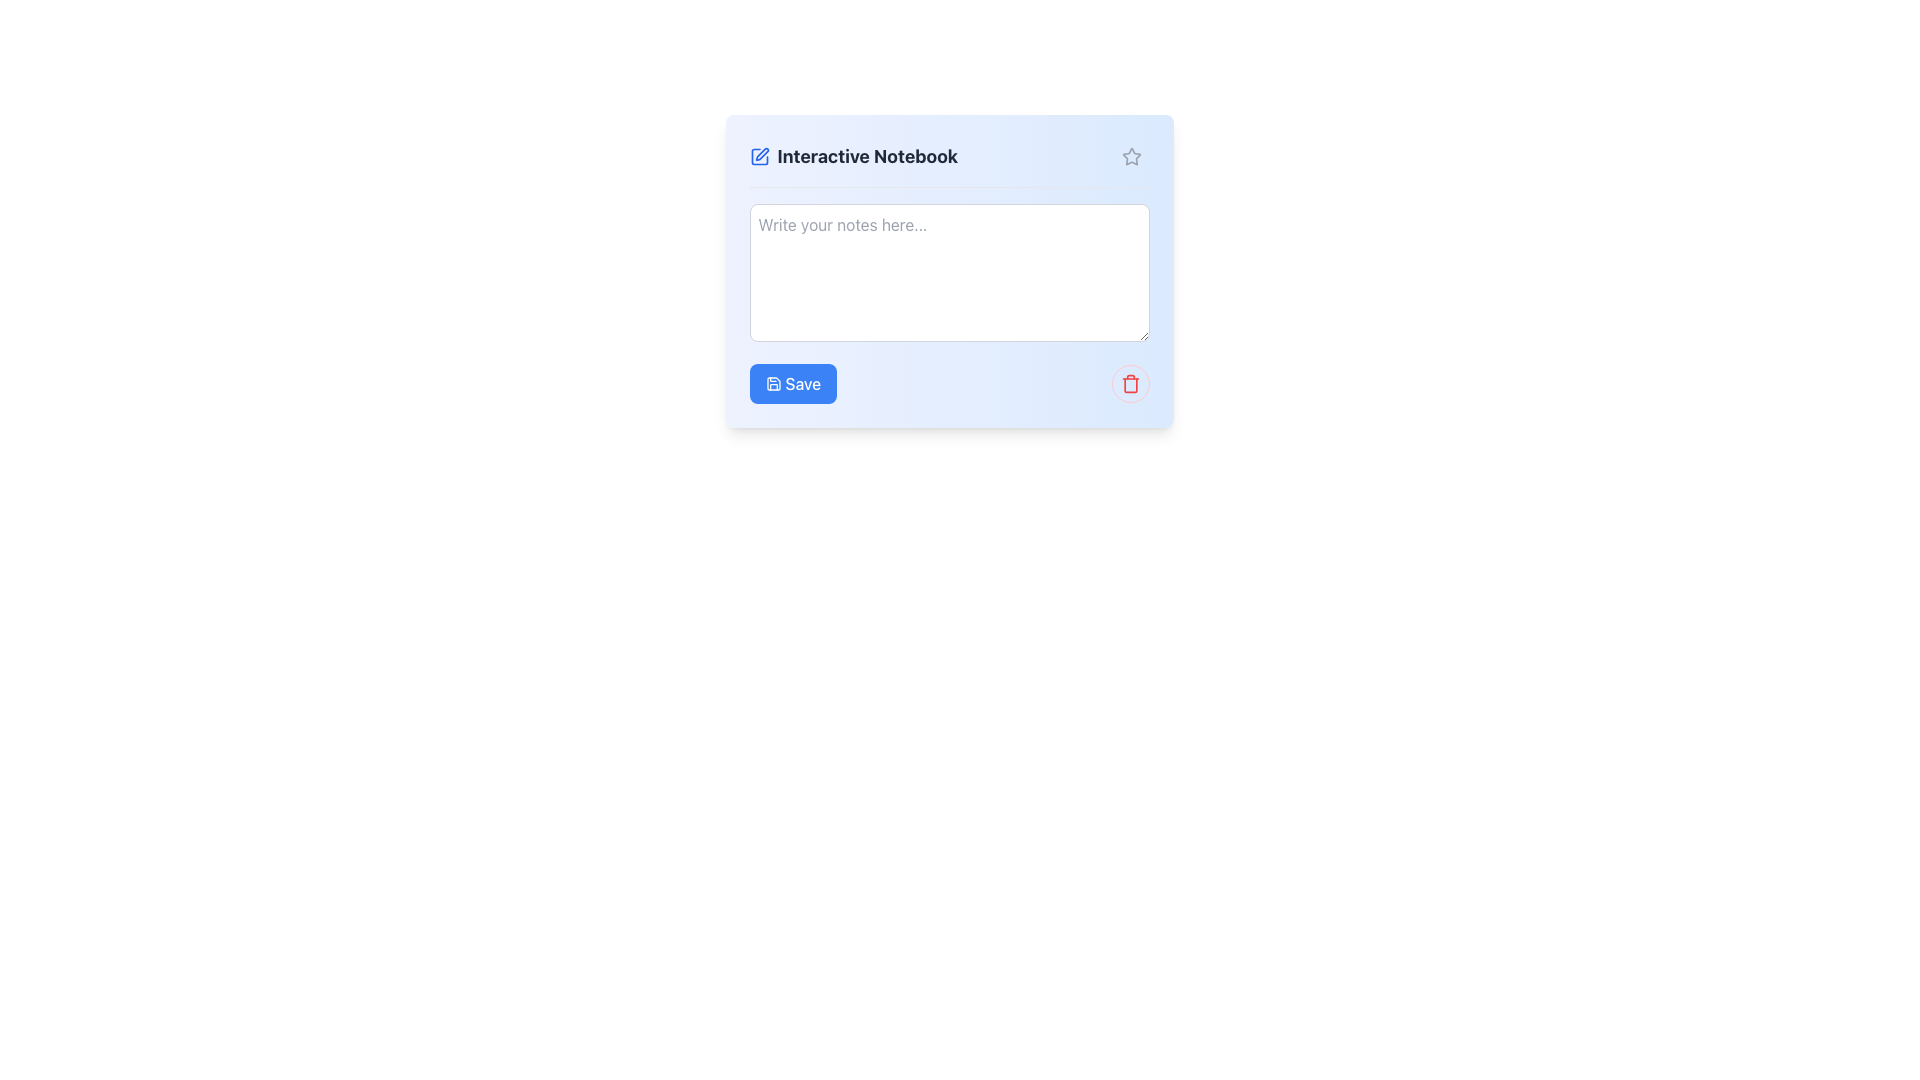 This screenshot has height=1080, width=1920. Describe the element at coordinates (948, 273) in the screenshot. I see `the multi-line text input field located centrally within the card UI component, below the 'Interactive Notebook' title, to begin entering text` at that location.